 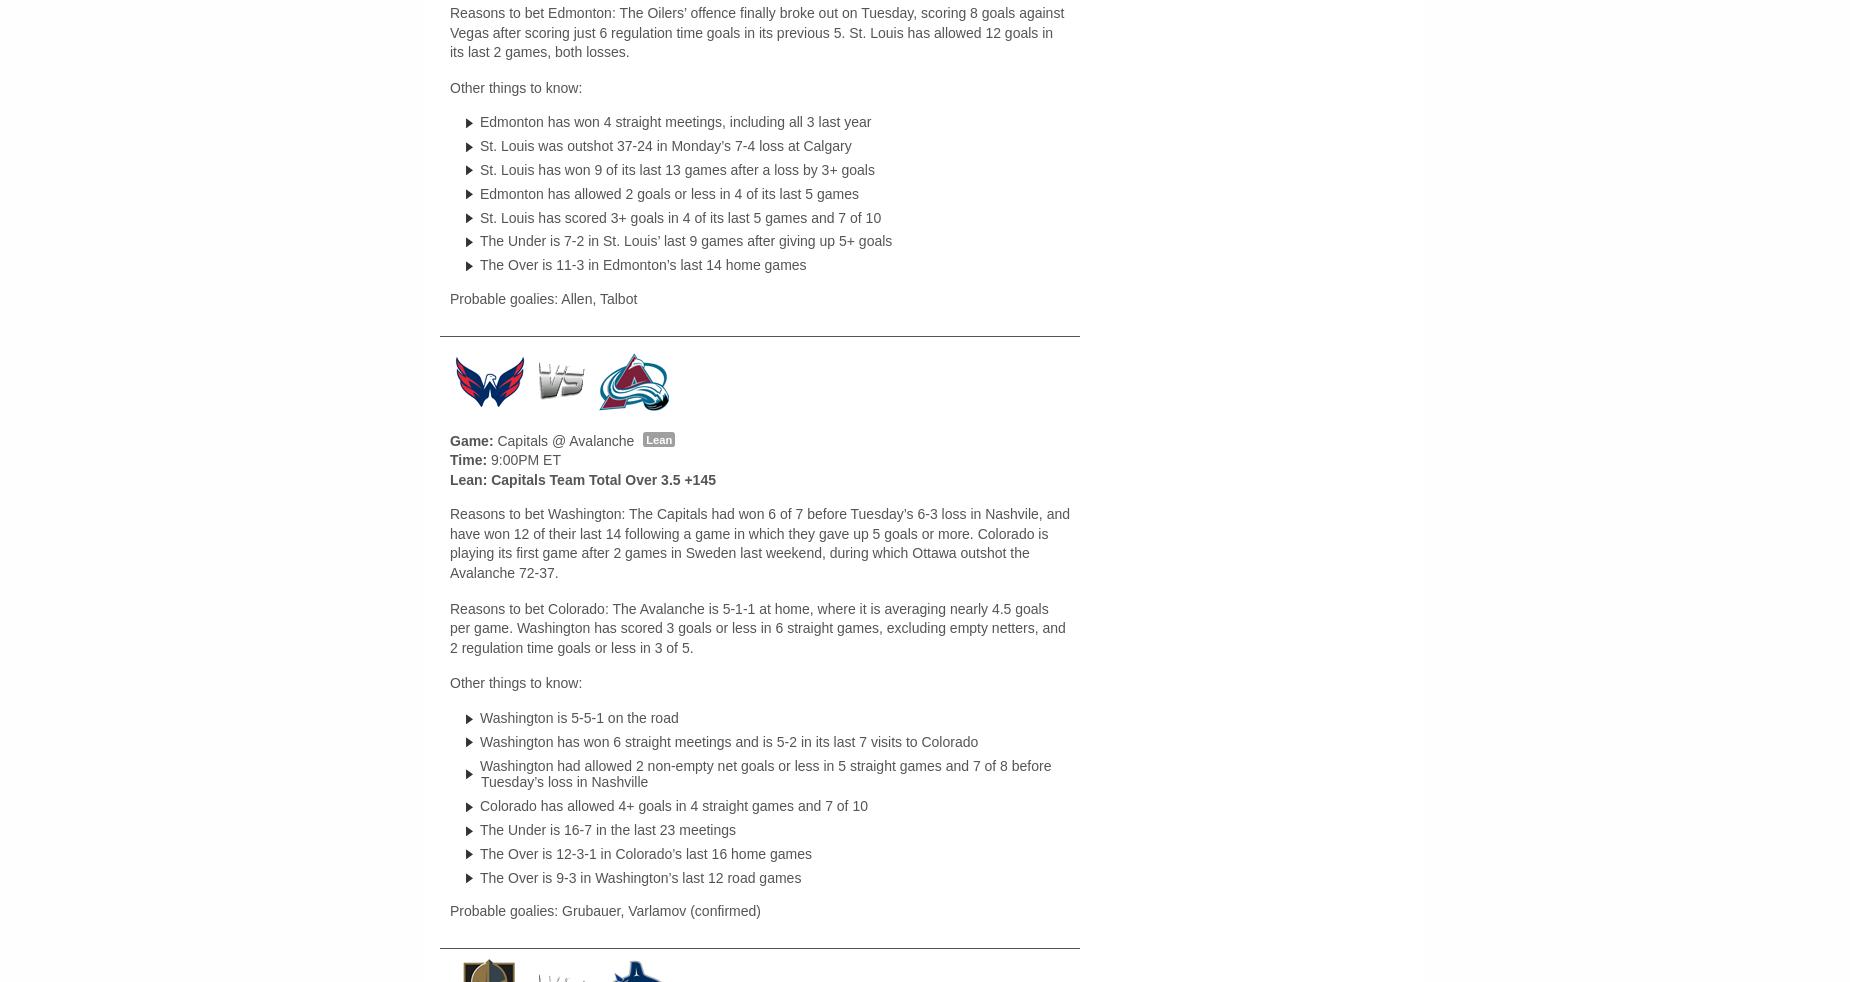 What do you see at coordinates (480, 239) in the screenshot?
I see `'The Under is 7-2 in St. Louis’ last 9 games after giving up 5+ goals'` at bounding box center [480, 239].